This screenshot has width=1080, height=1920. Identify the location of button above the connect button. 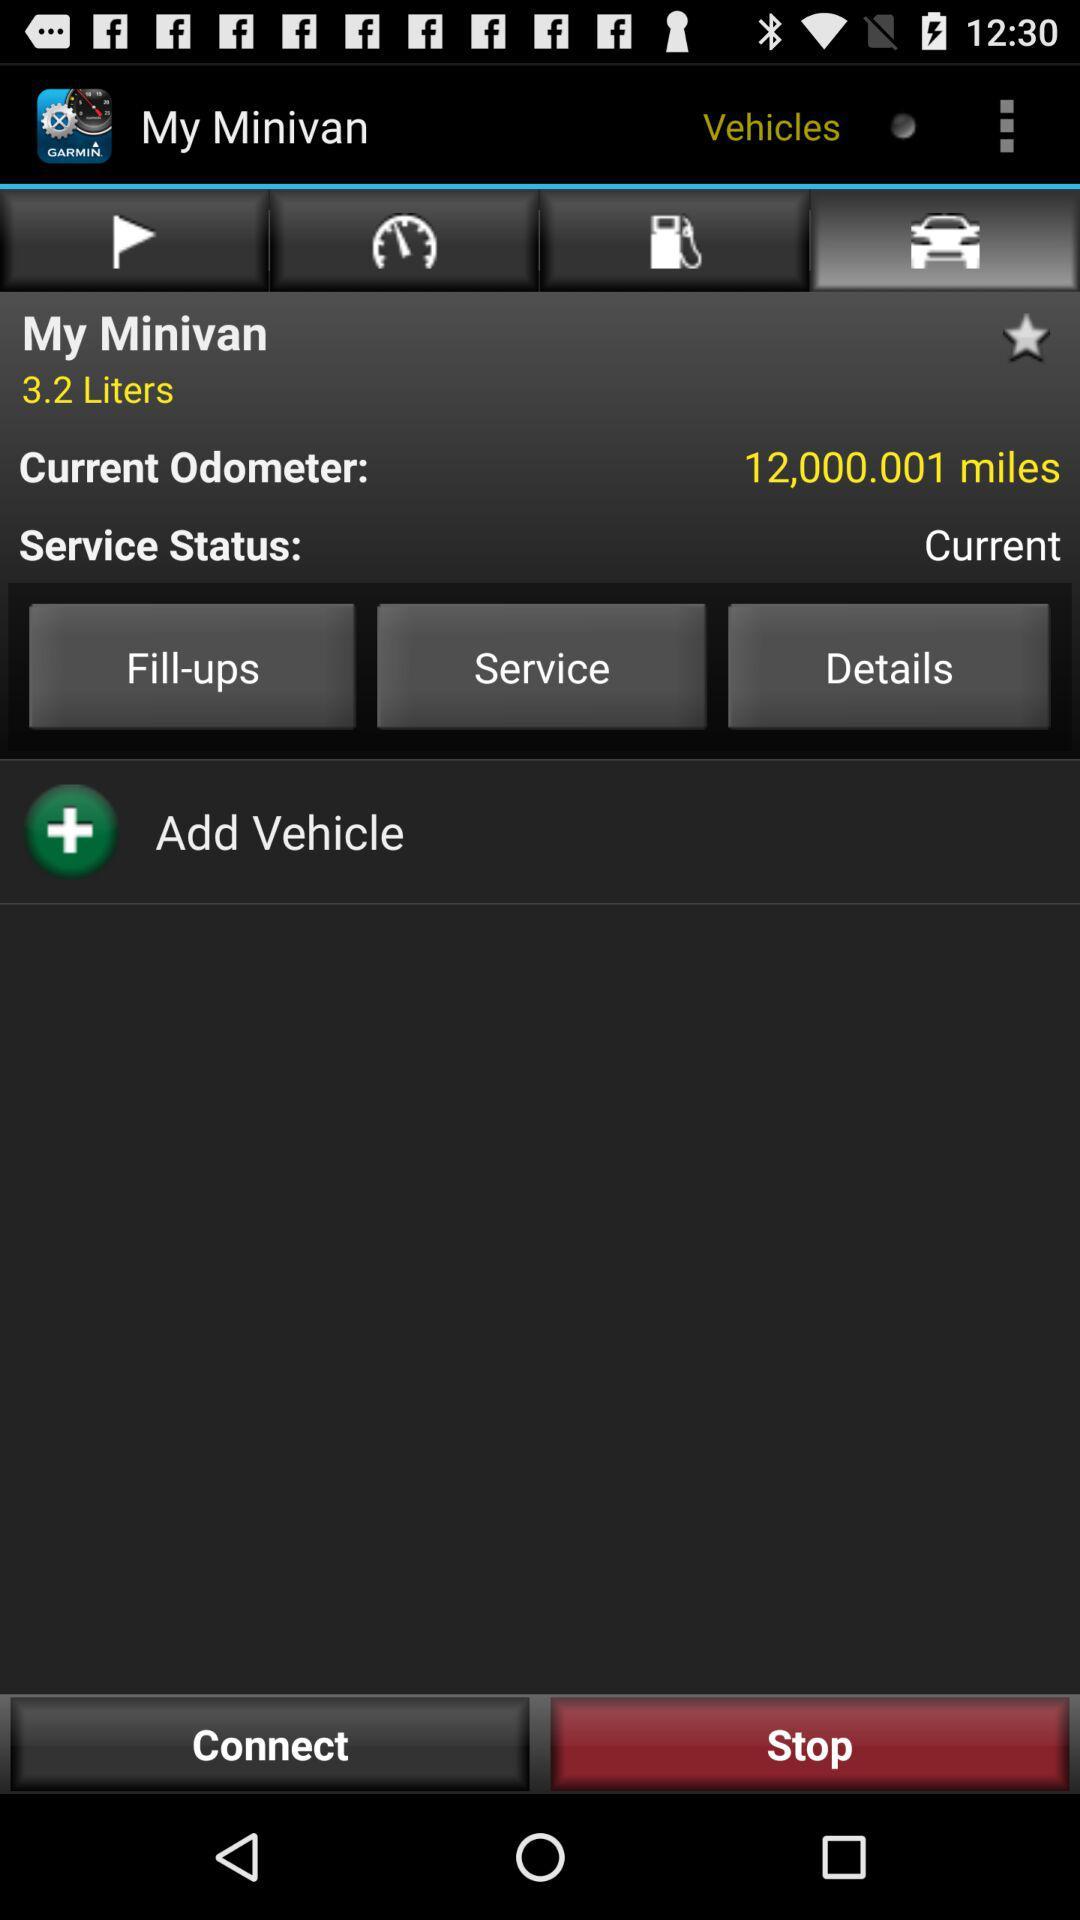
(279, 831).